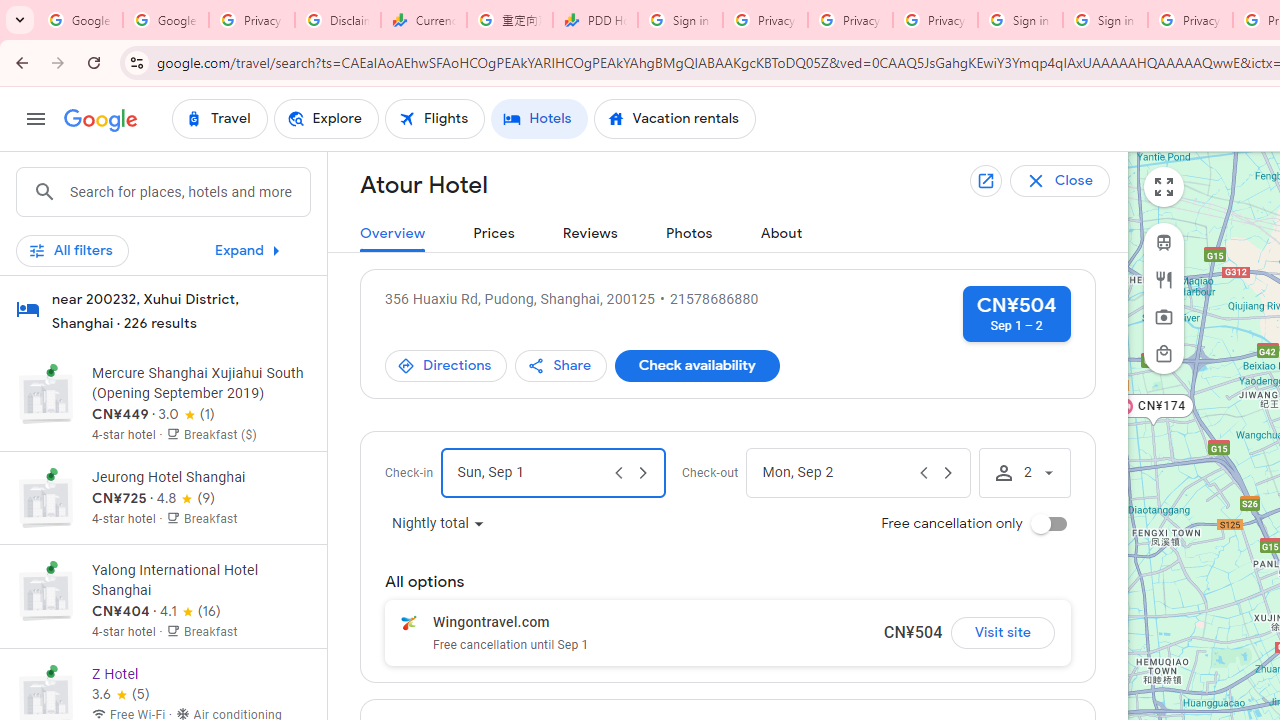  What do you see at coordinates (985, 181) in the screenshot?
I see `'Open in new tab'` at bounding box center [985, 181].